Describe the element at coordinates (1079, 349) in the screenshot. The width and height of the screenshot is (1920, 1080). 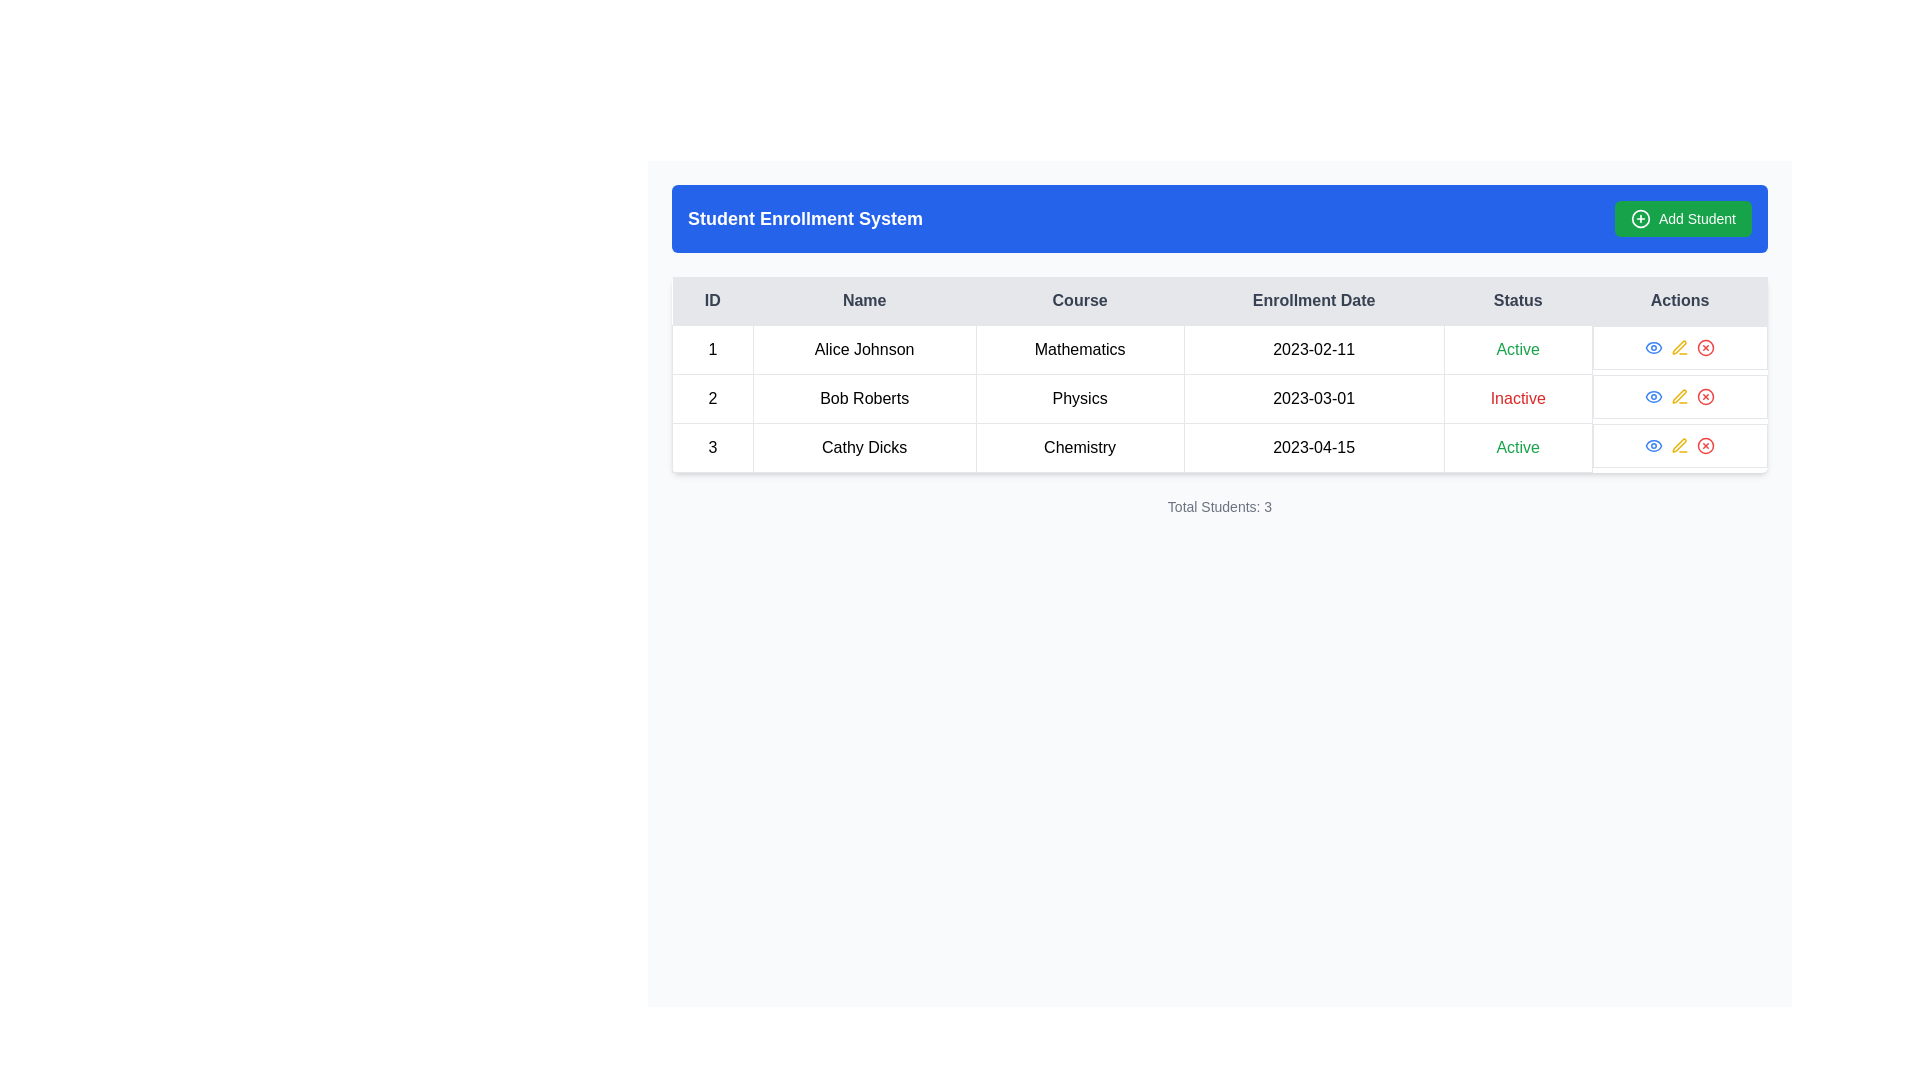
I see `the content of the Text Display Cell containing 'Mathematics', which is the third cell in the first row of the table related to student 'Alice Johnson'` at that location.